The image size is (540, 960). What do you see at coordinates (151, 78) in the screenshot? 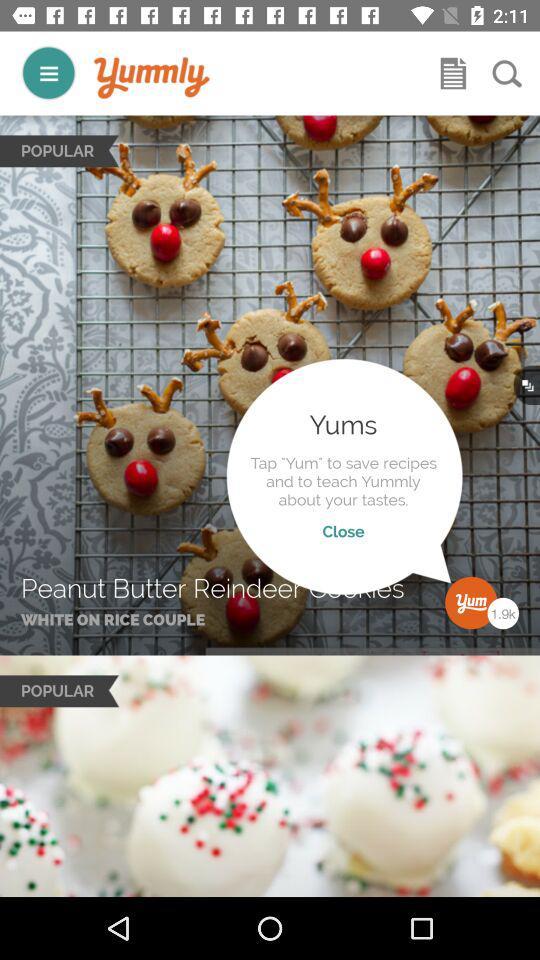
I see `to go home page` at bounding box center [151, 78].